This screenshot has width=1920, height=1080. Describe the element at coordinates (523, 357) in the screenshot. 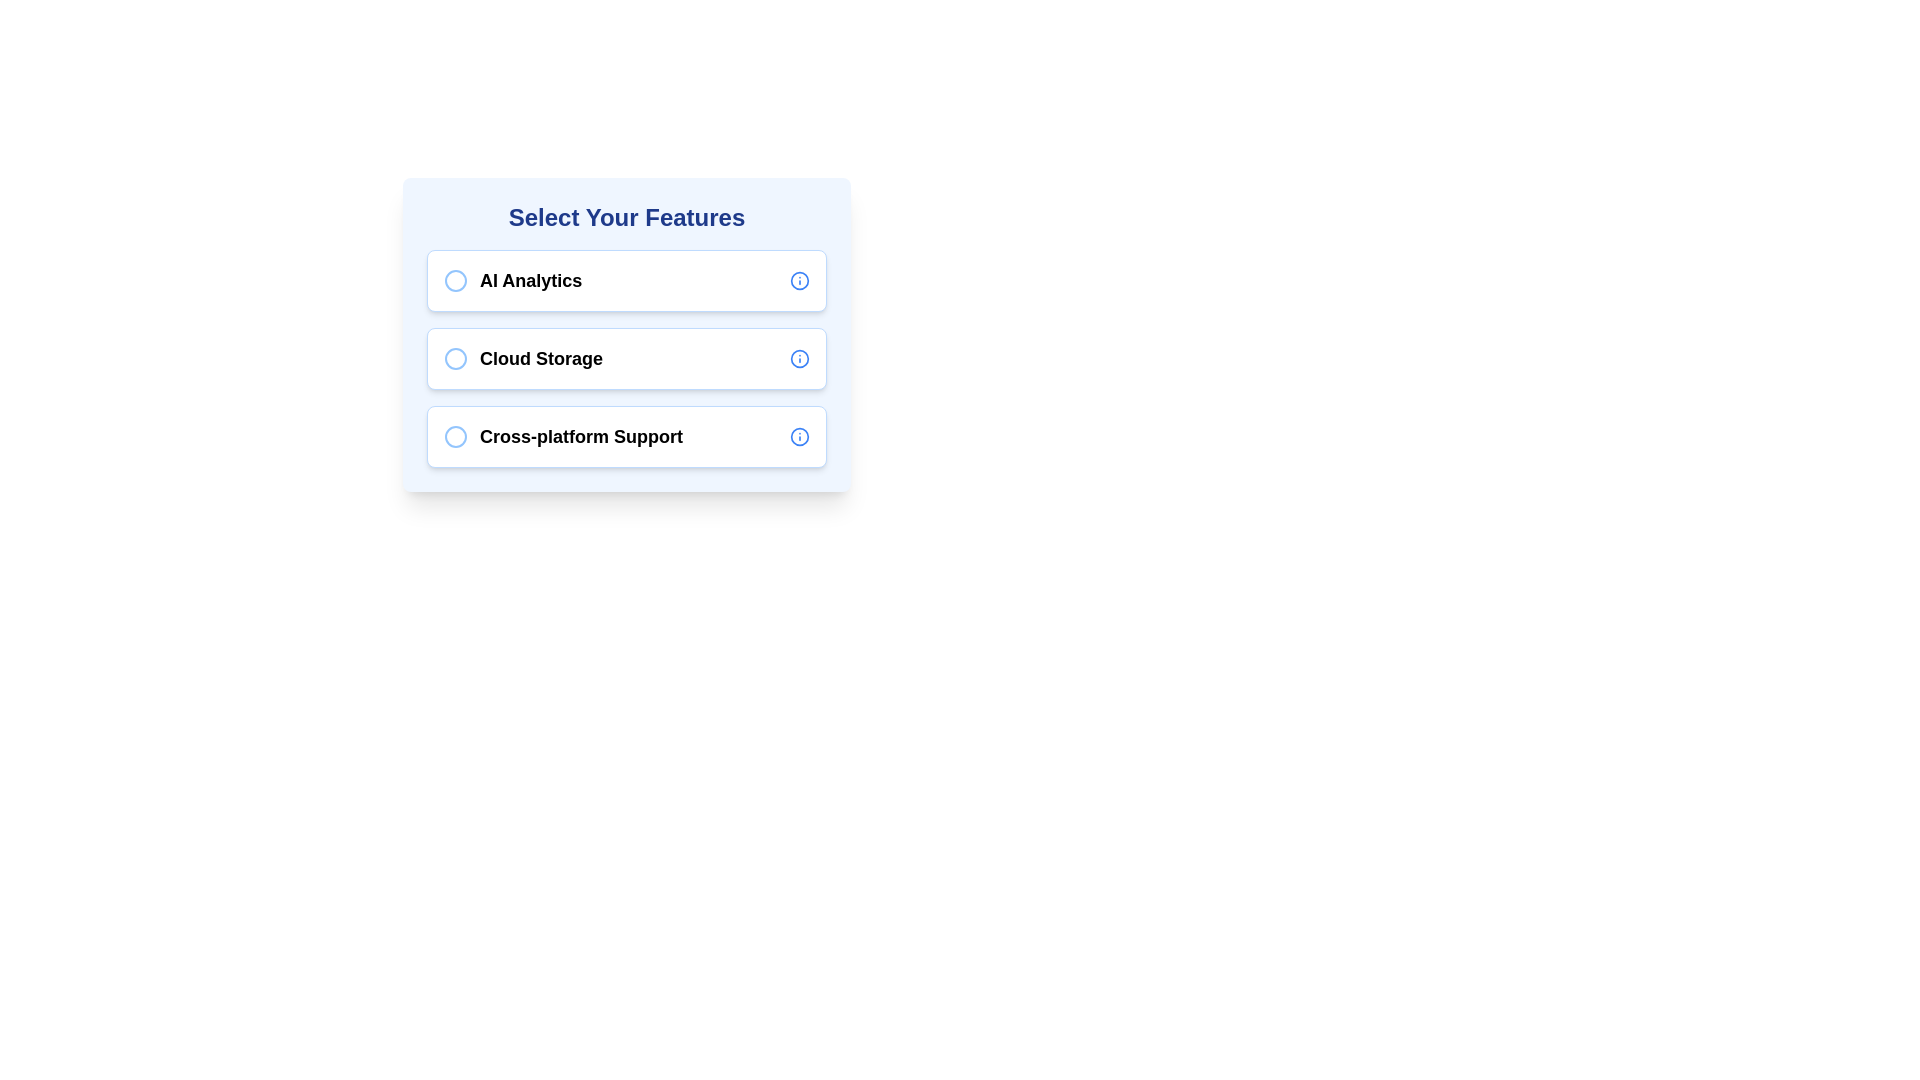

I see `the 'Cloud Storage' text label` at that location.